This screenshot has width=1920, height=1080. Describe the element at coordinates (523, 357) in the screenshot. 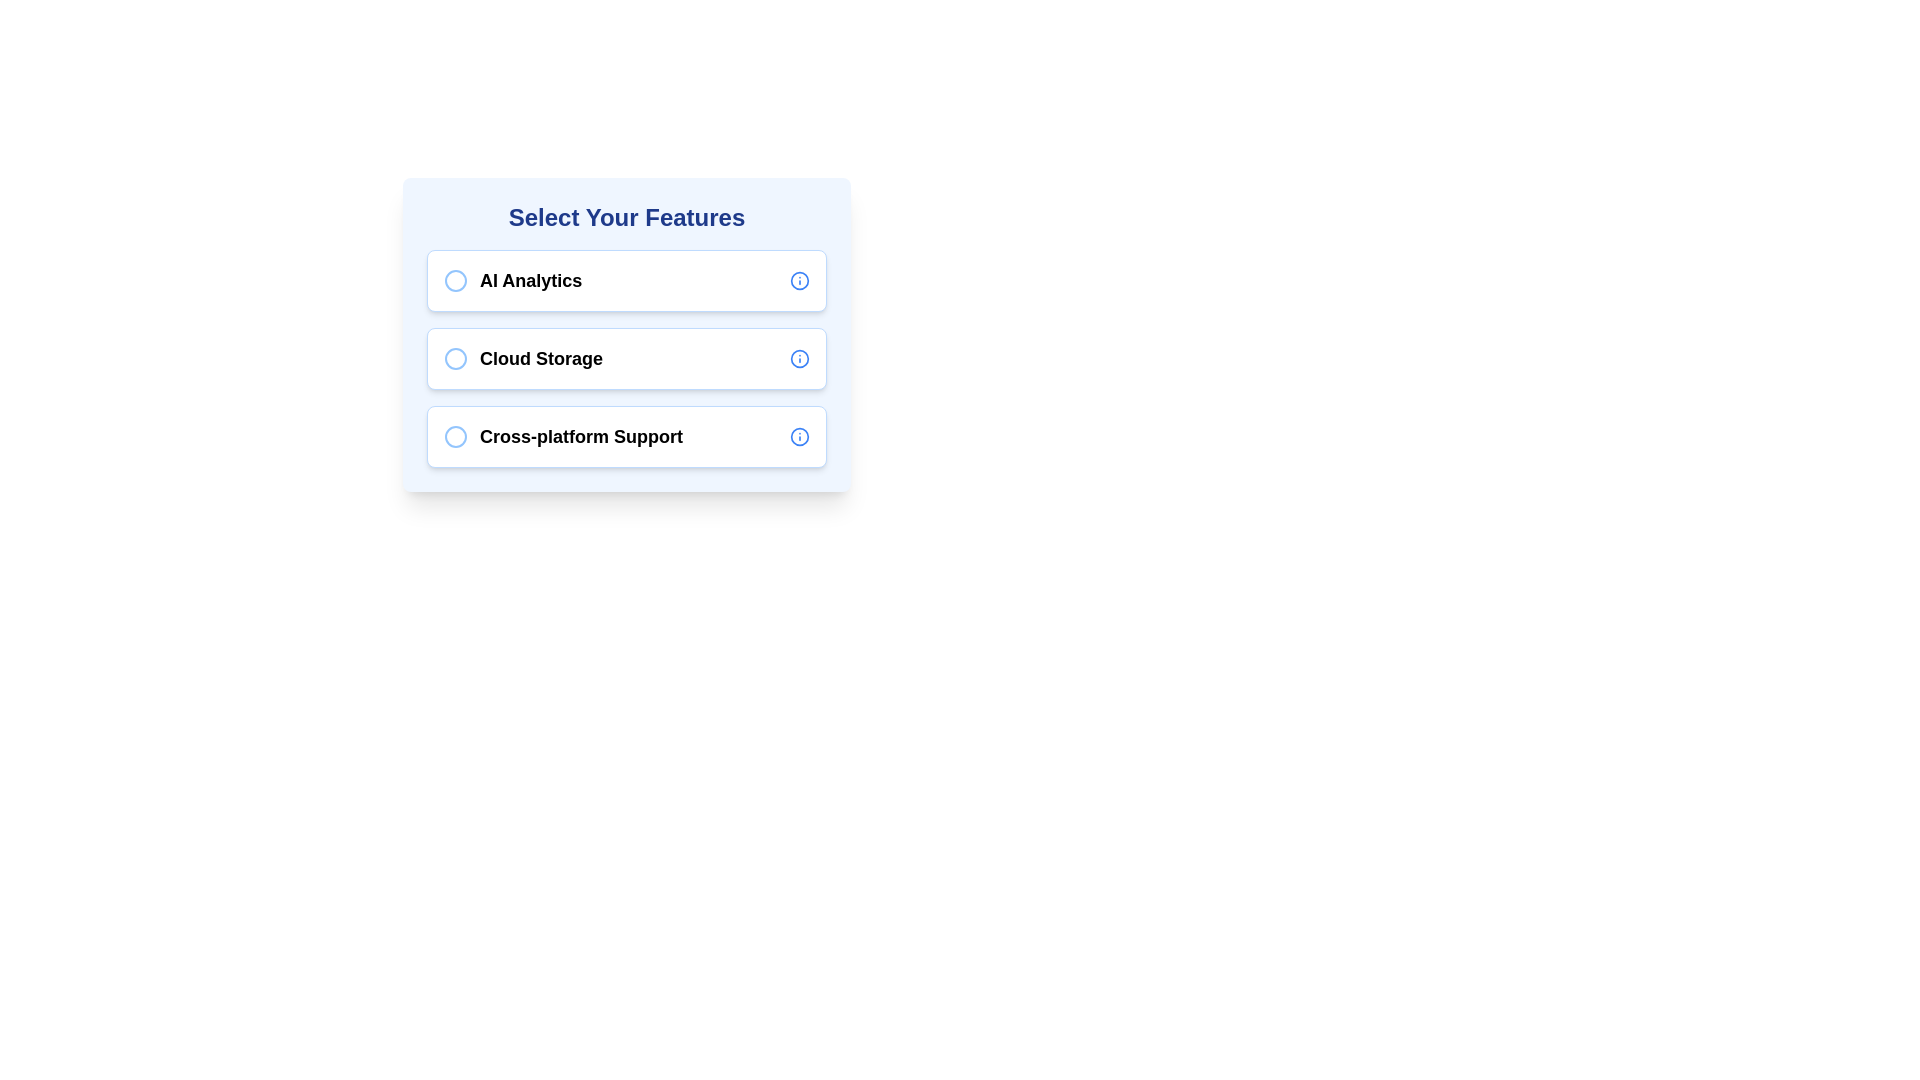

I see `the 'Cloud Storage' text label` at that location.